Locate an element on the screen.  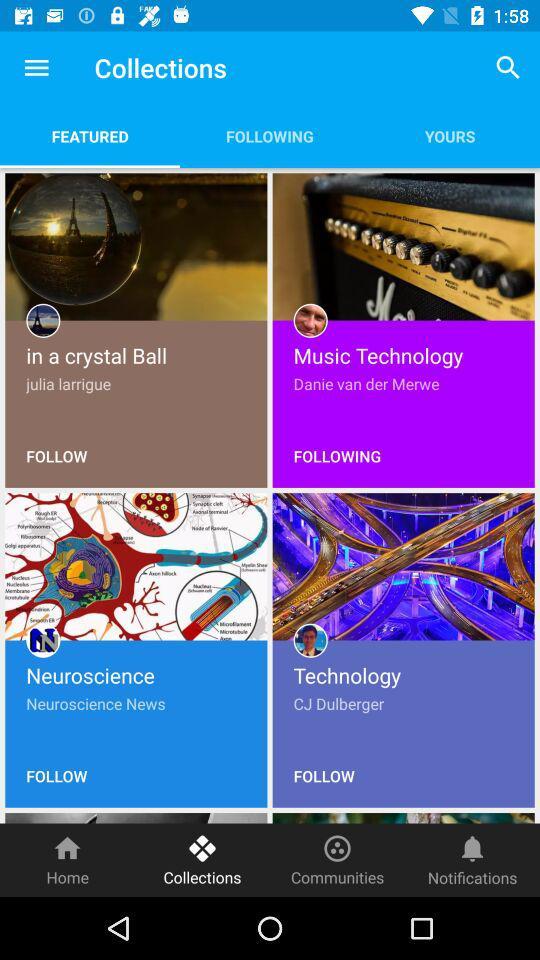
the icon above featured icon is located at coordinates (36, 68).